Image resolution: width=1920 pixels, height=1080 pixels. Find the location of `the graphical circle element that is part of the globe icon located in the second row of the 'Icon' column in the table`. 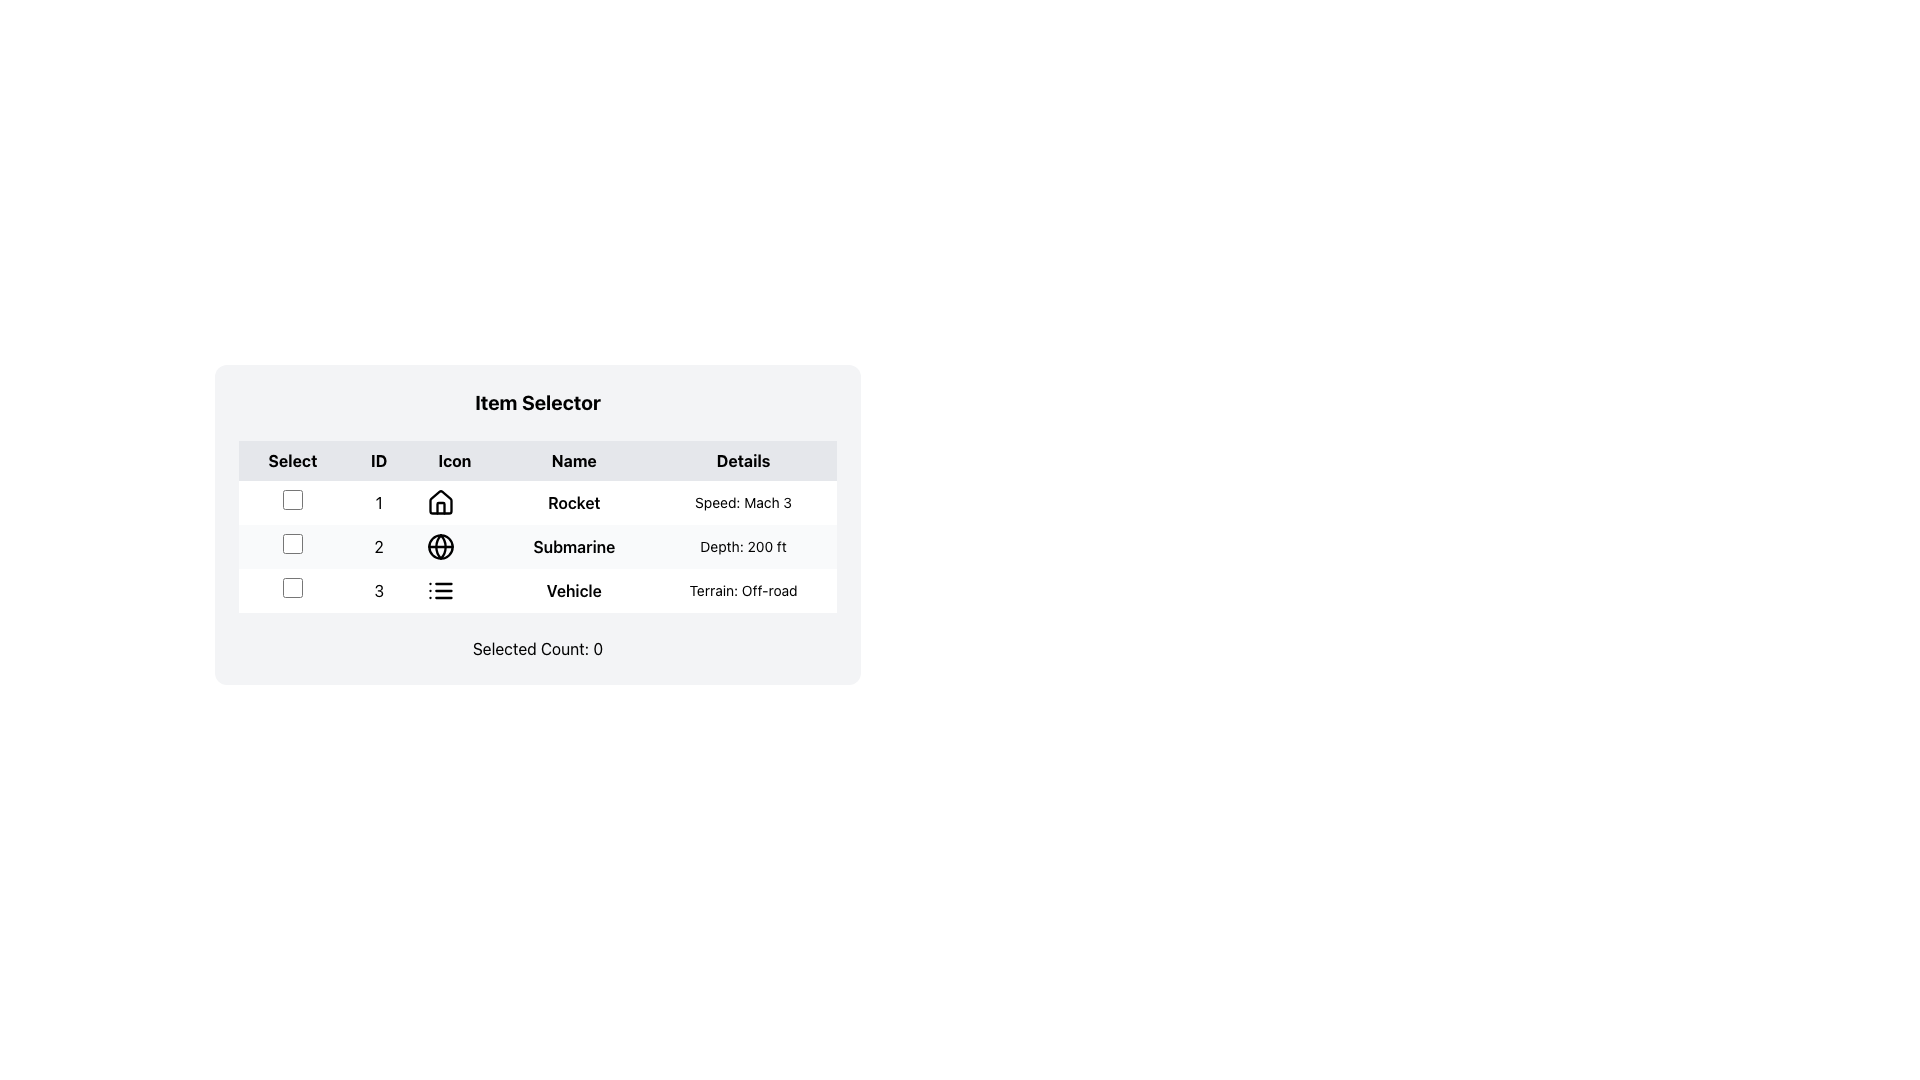

the graphical circle element that is part of the globe icon located in the second row of the 'Icon' column in the table is located at coordinates (440, 547).